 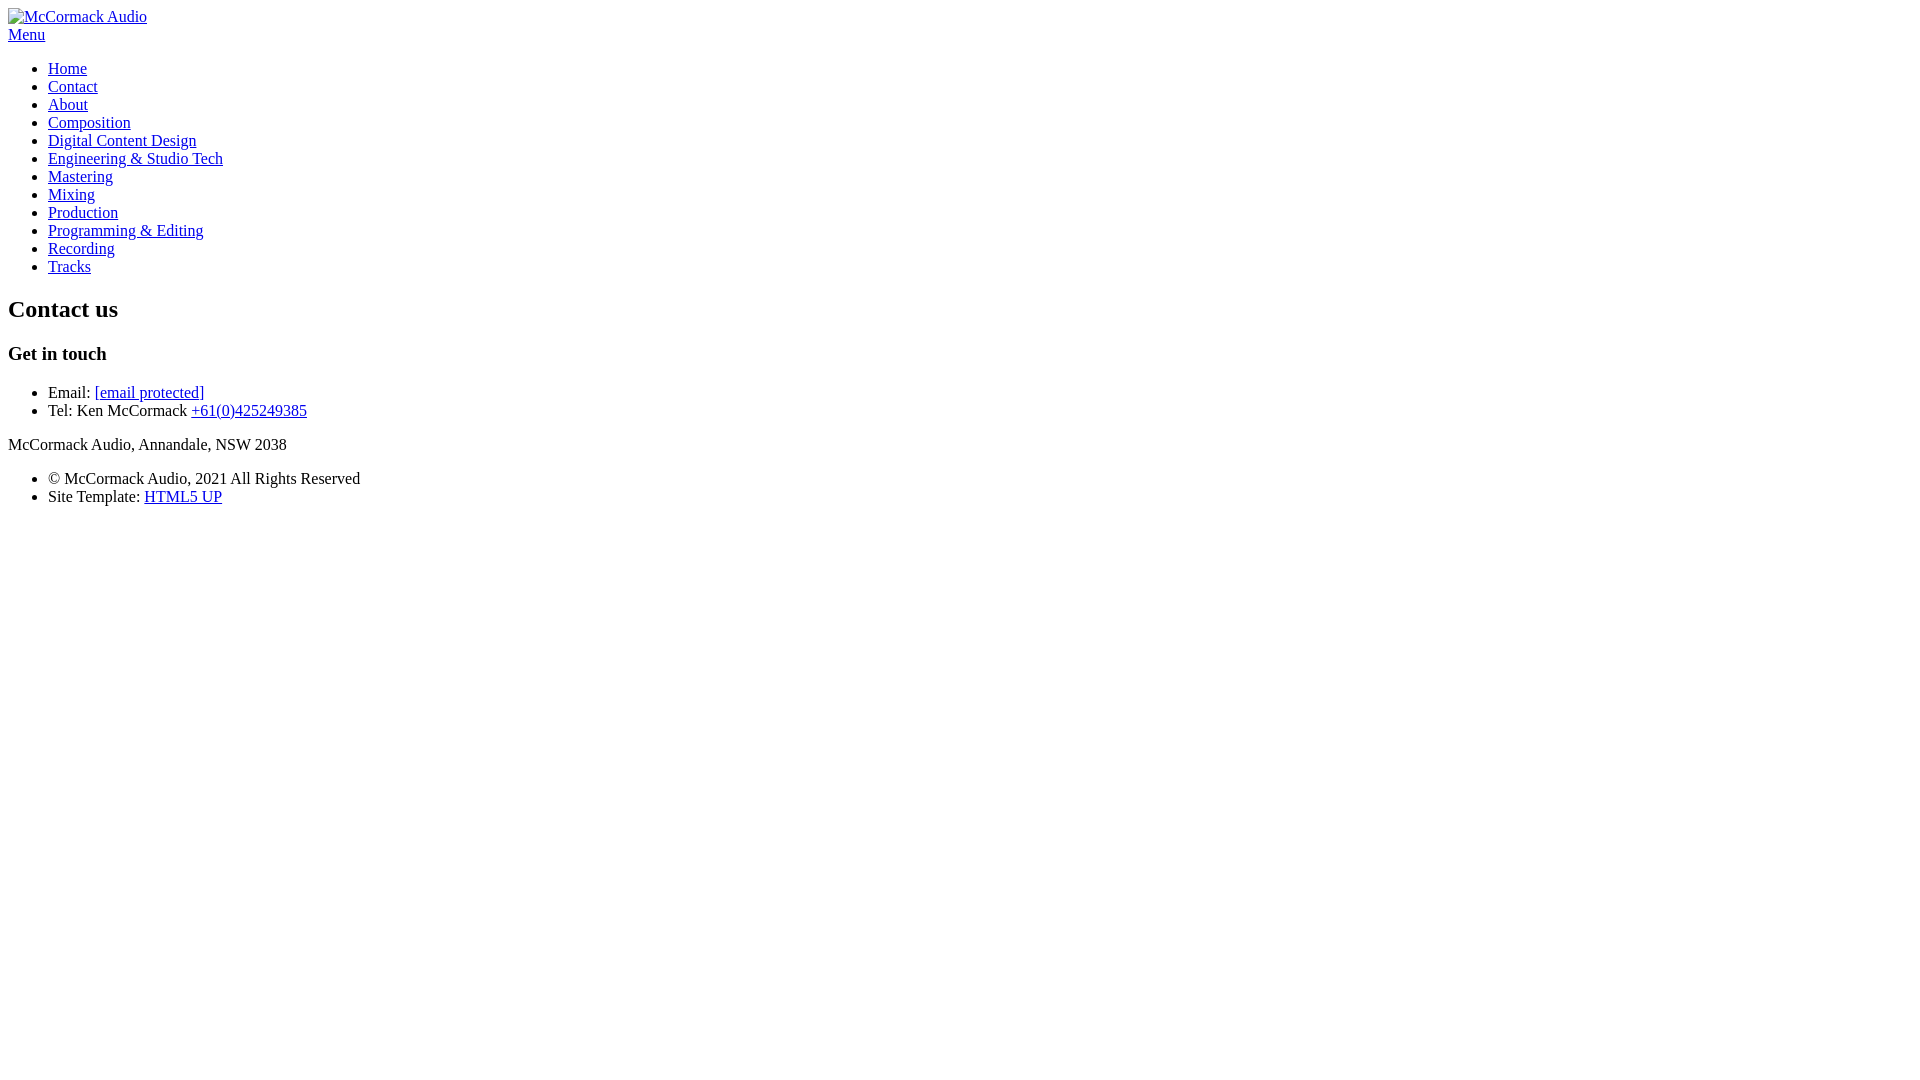 I want to click on 'HTML5 UP', so click(x=143, y=495).